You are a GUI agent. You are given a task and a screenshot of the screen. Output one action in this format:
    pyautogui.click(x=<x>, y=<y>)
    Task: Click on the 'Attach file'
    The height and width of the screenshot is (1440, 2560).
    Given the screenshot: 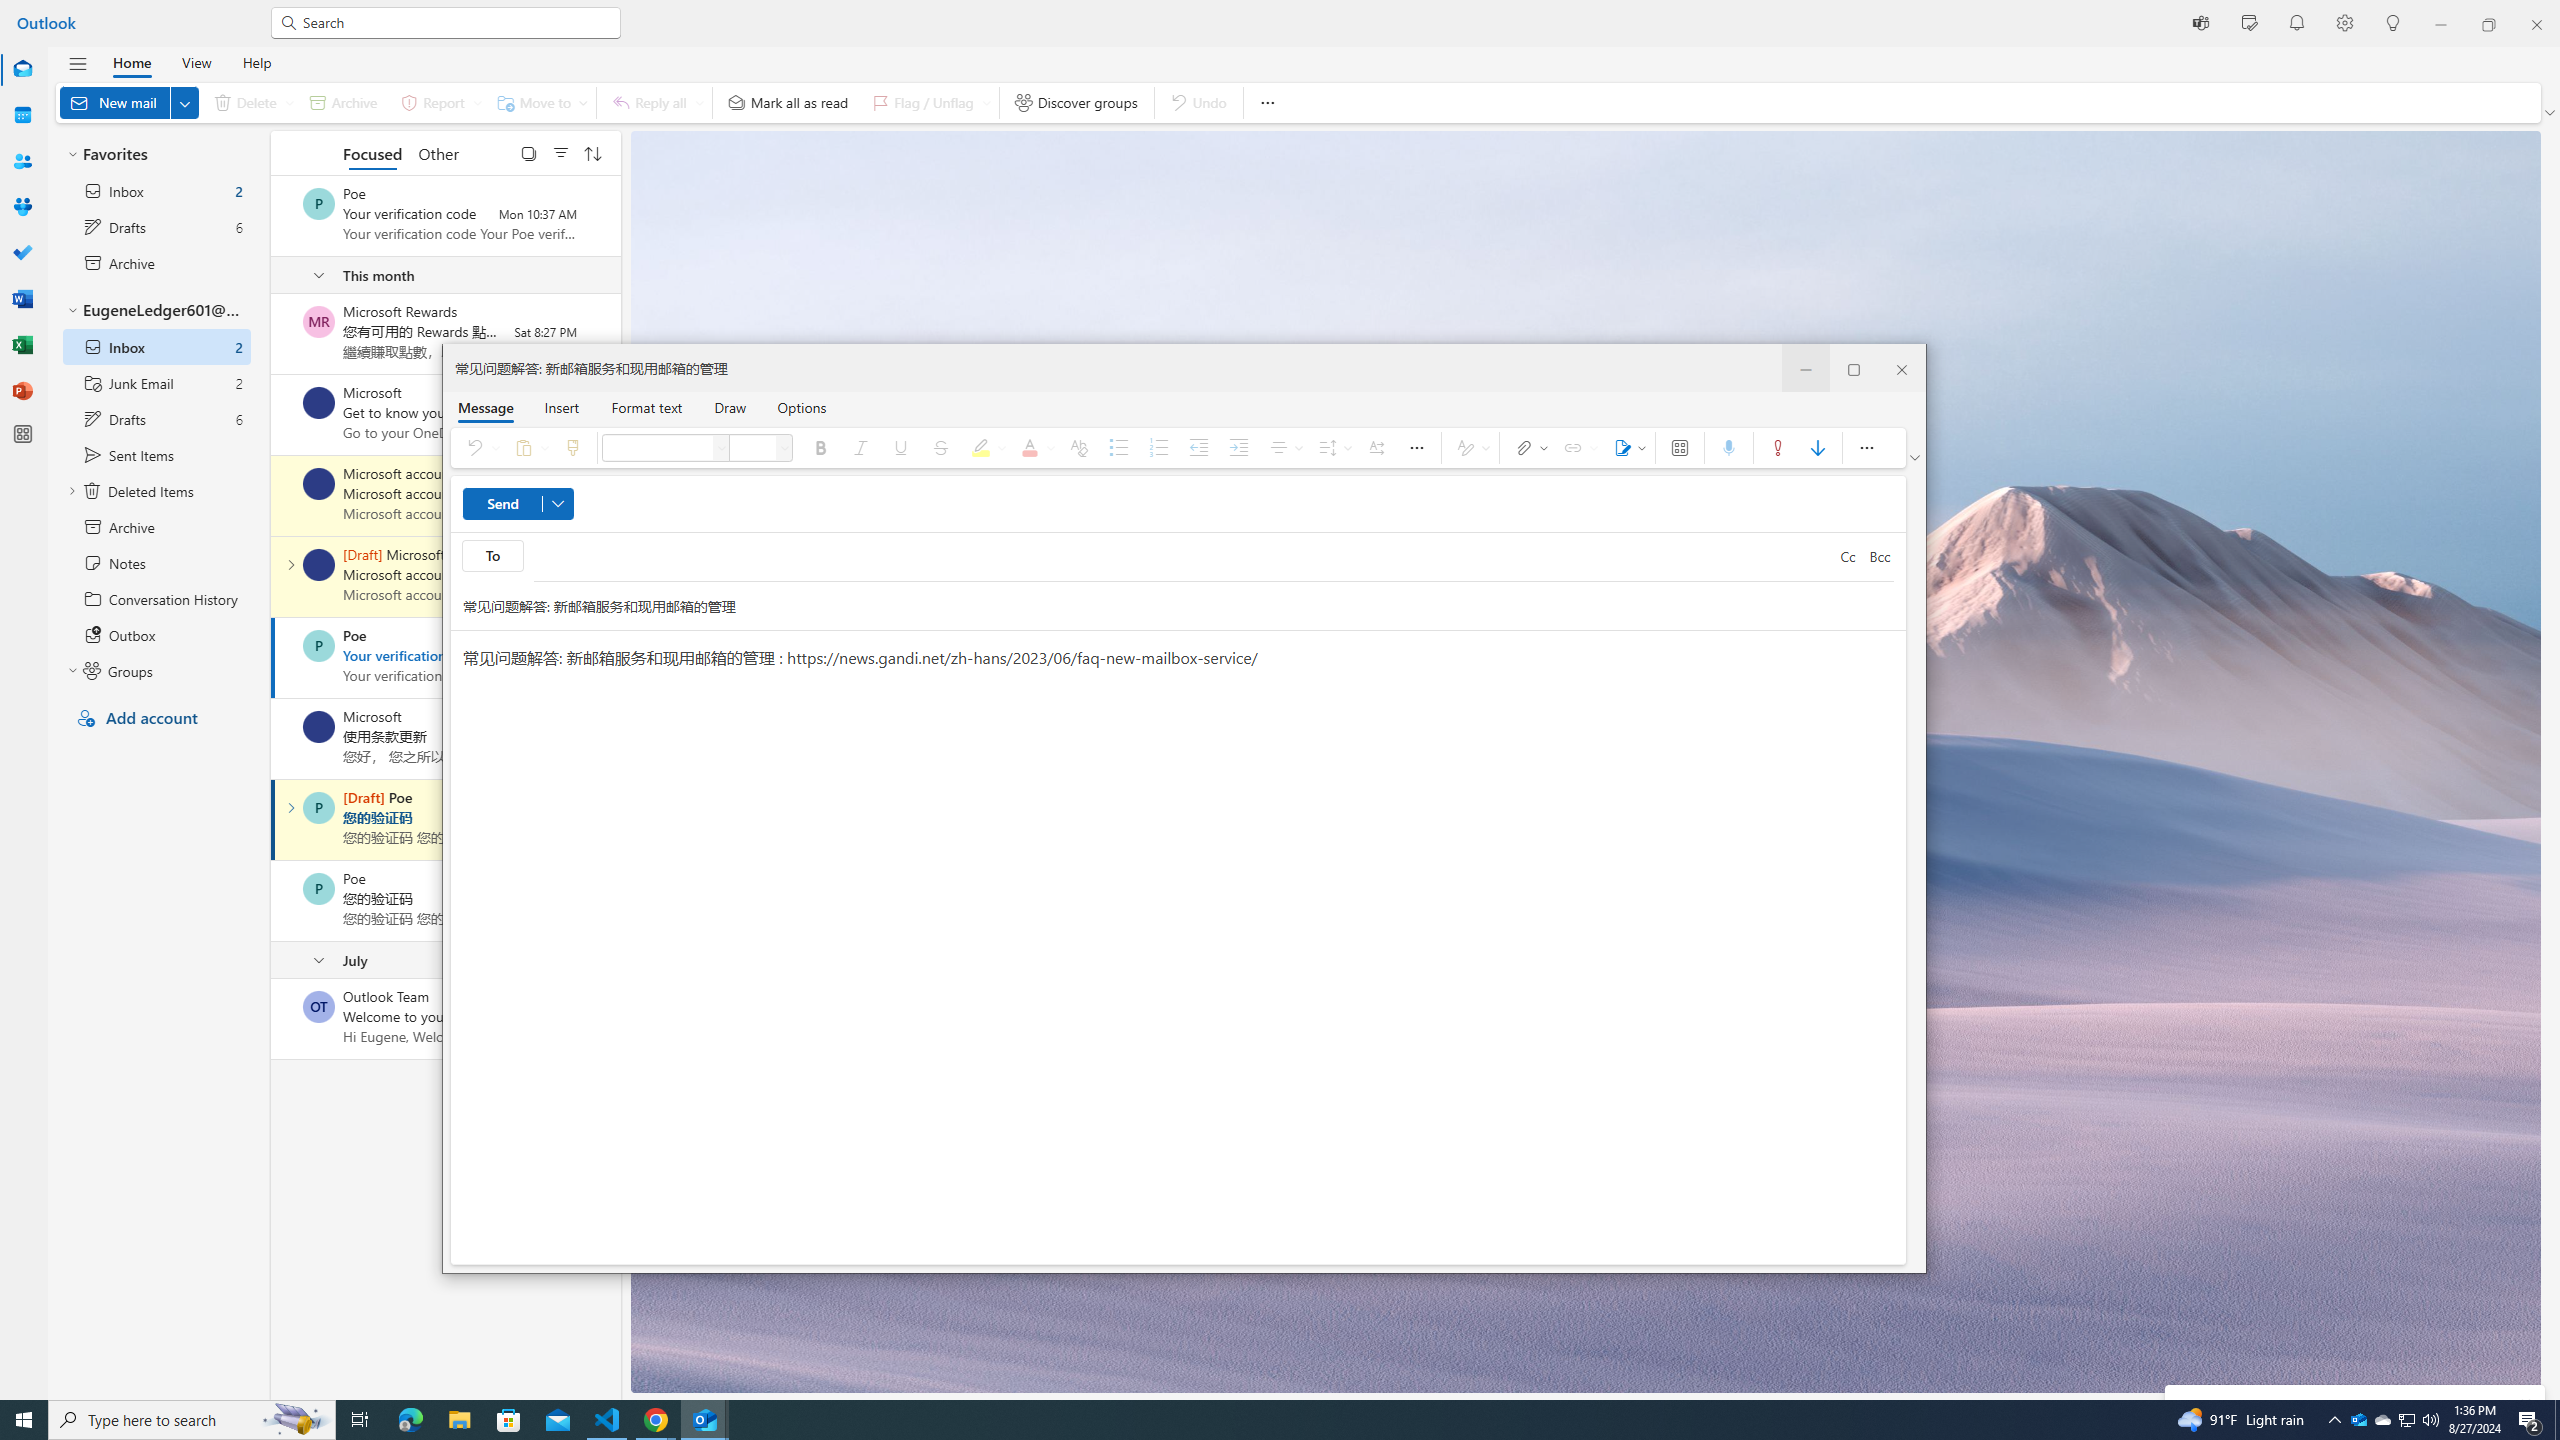 What is the action you would take?
    pyautogui.click(x=1528, y=447)
    